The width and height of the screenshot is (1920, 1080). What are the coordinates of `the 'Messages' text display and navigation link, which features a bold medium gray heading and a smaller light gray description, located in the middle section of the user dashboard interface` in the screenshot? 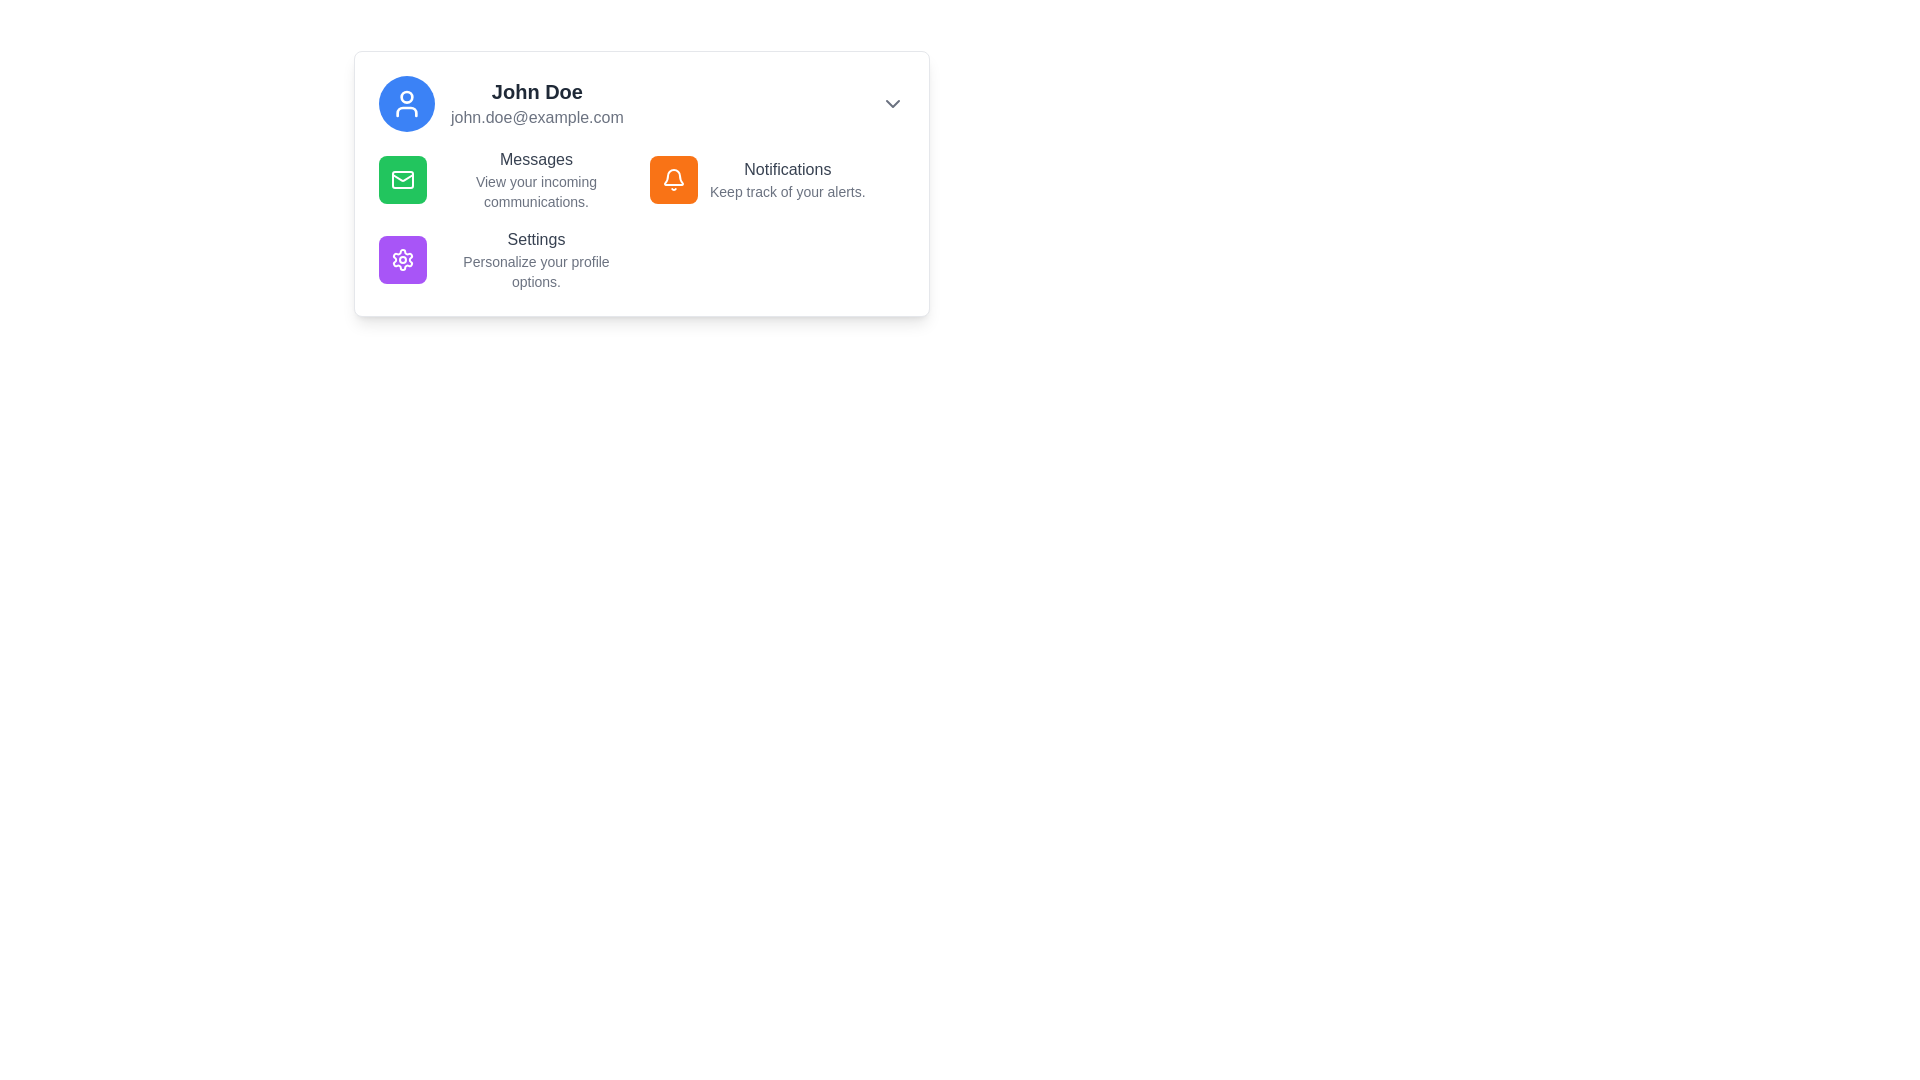 It's located at (536, 180).